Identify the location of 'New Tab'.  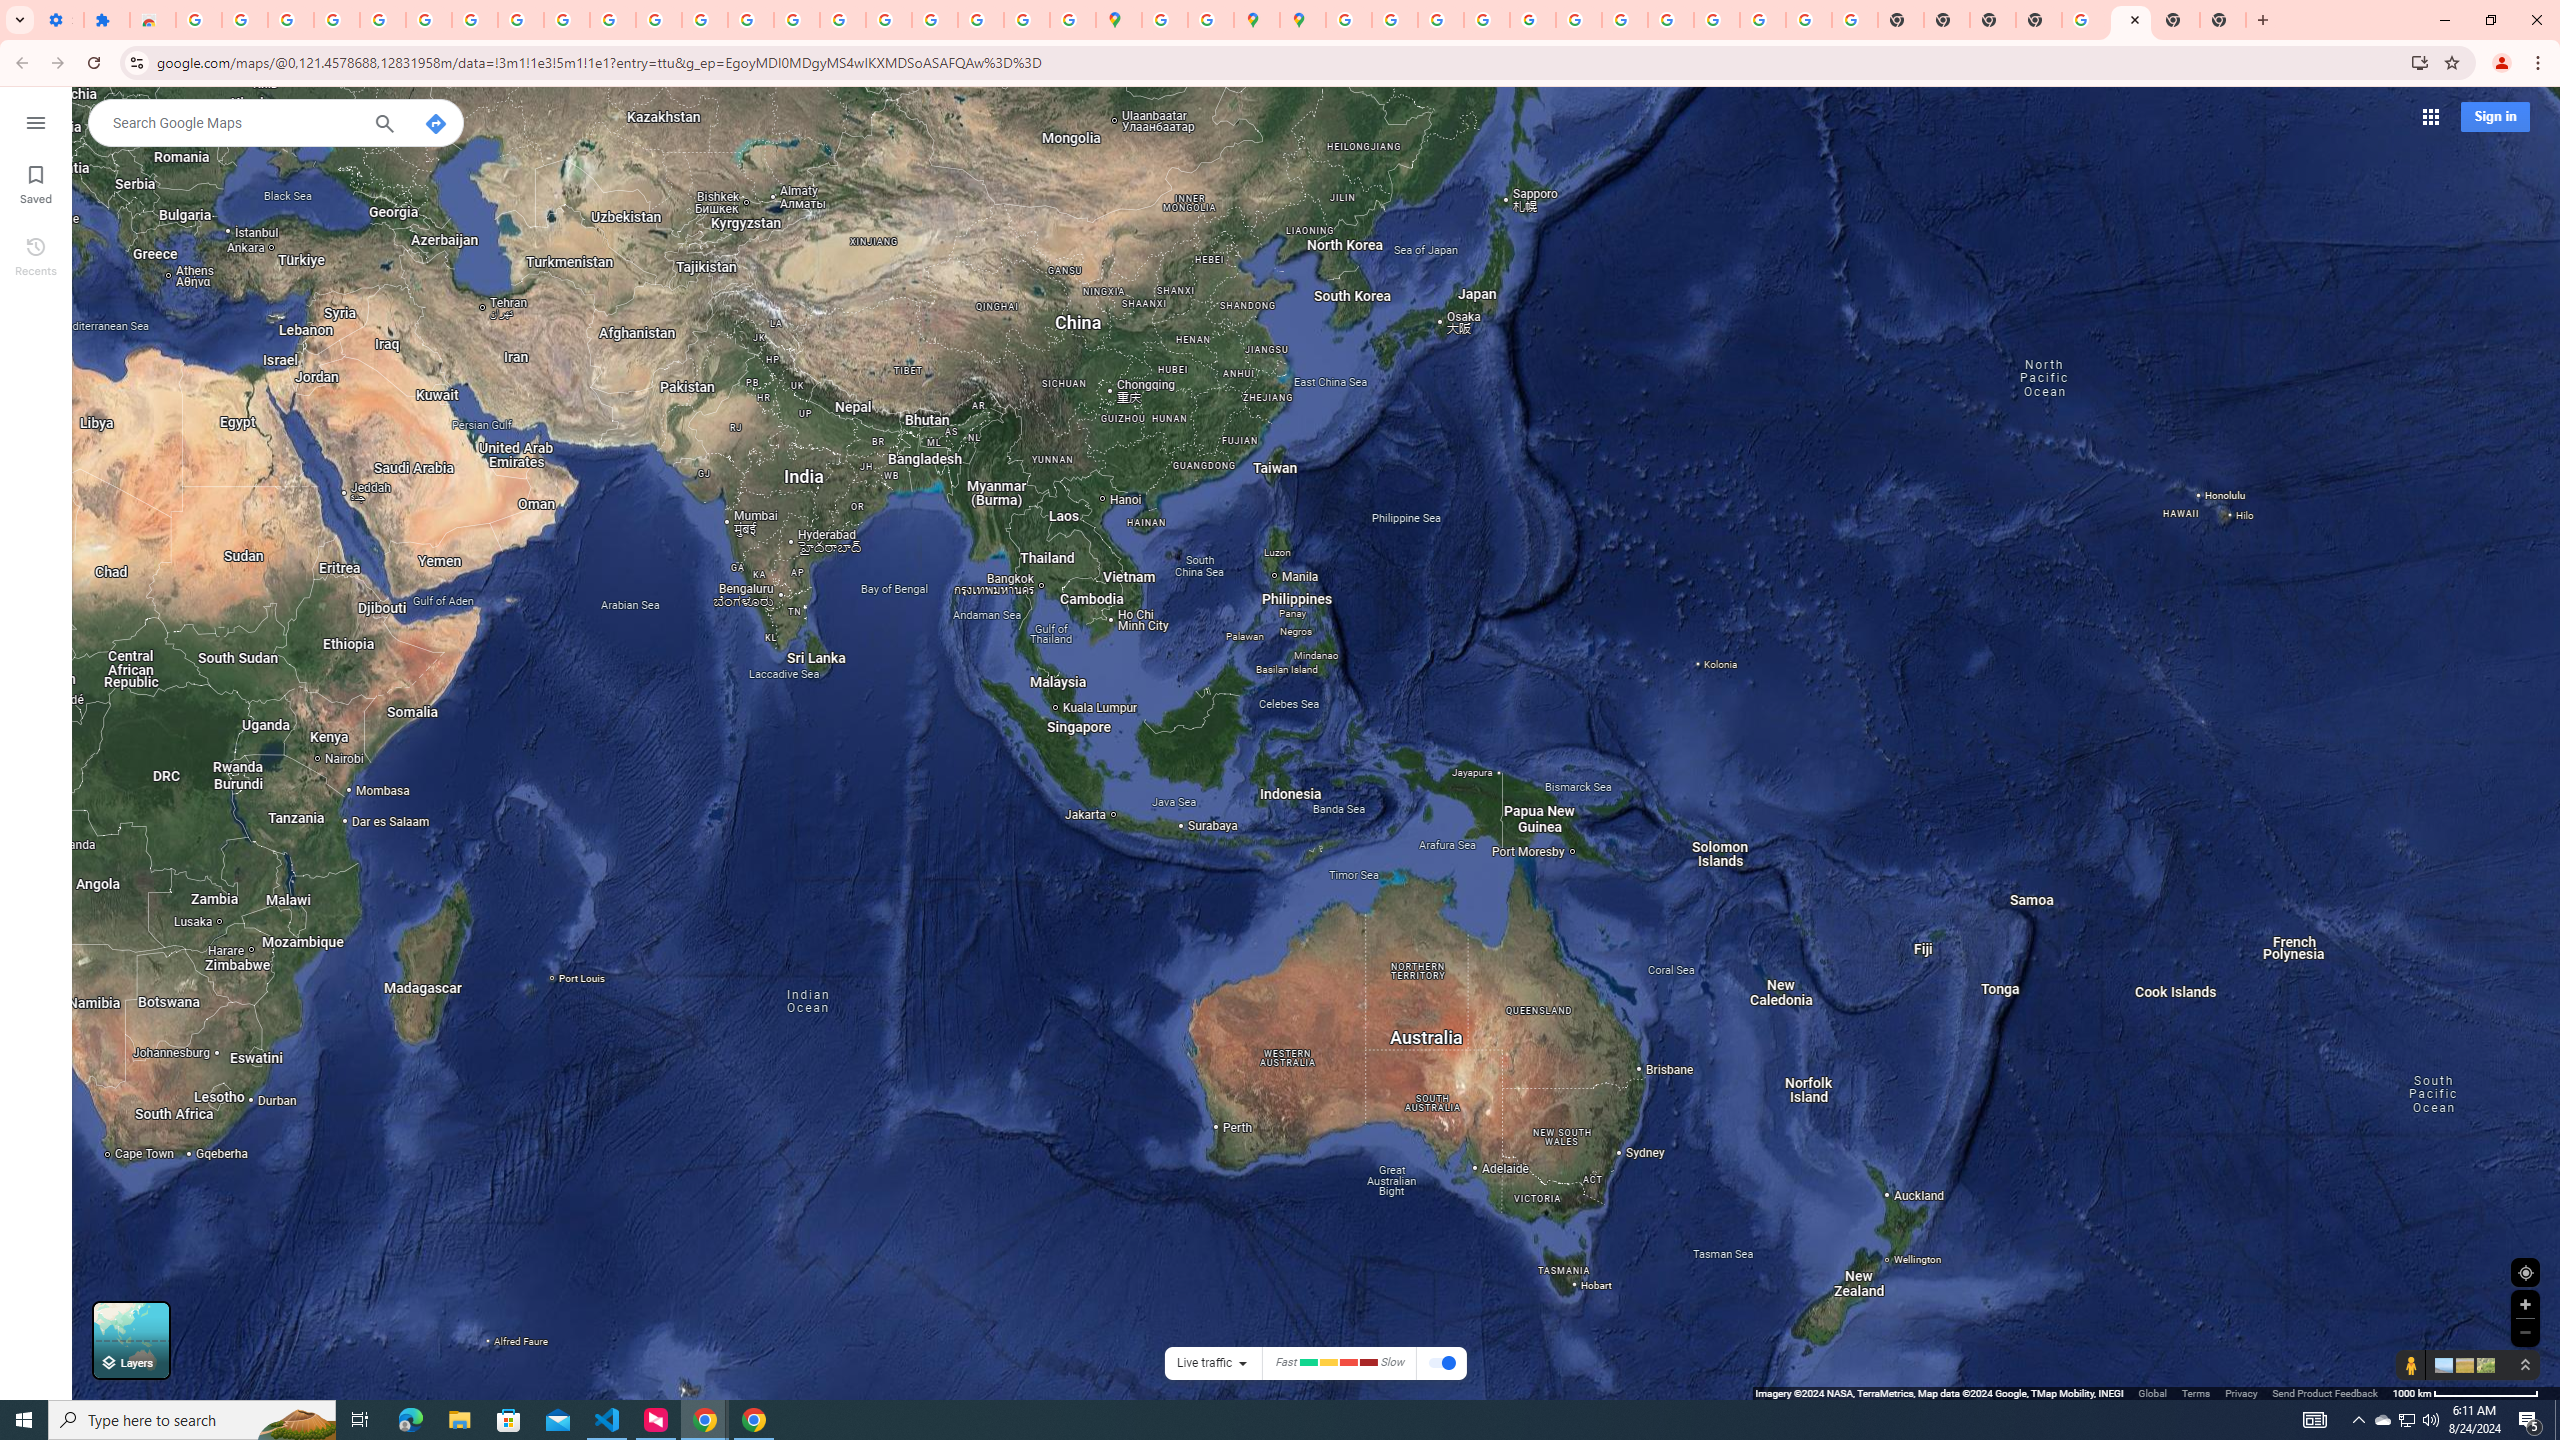
(2176, 19).